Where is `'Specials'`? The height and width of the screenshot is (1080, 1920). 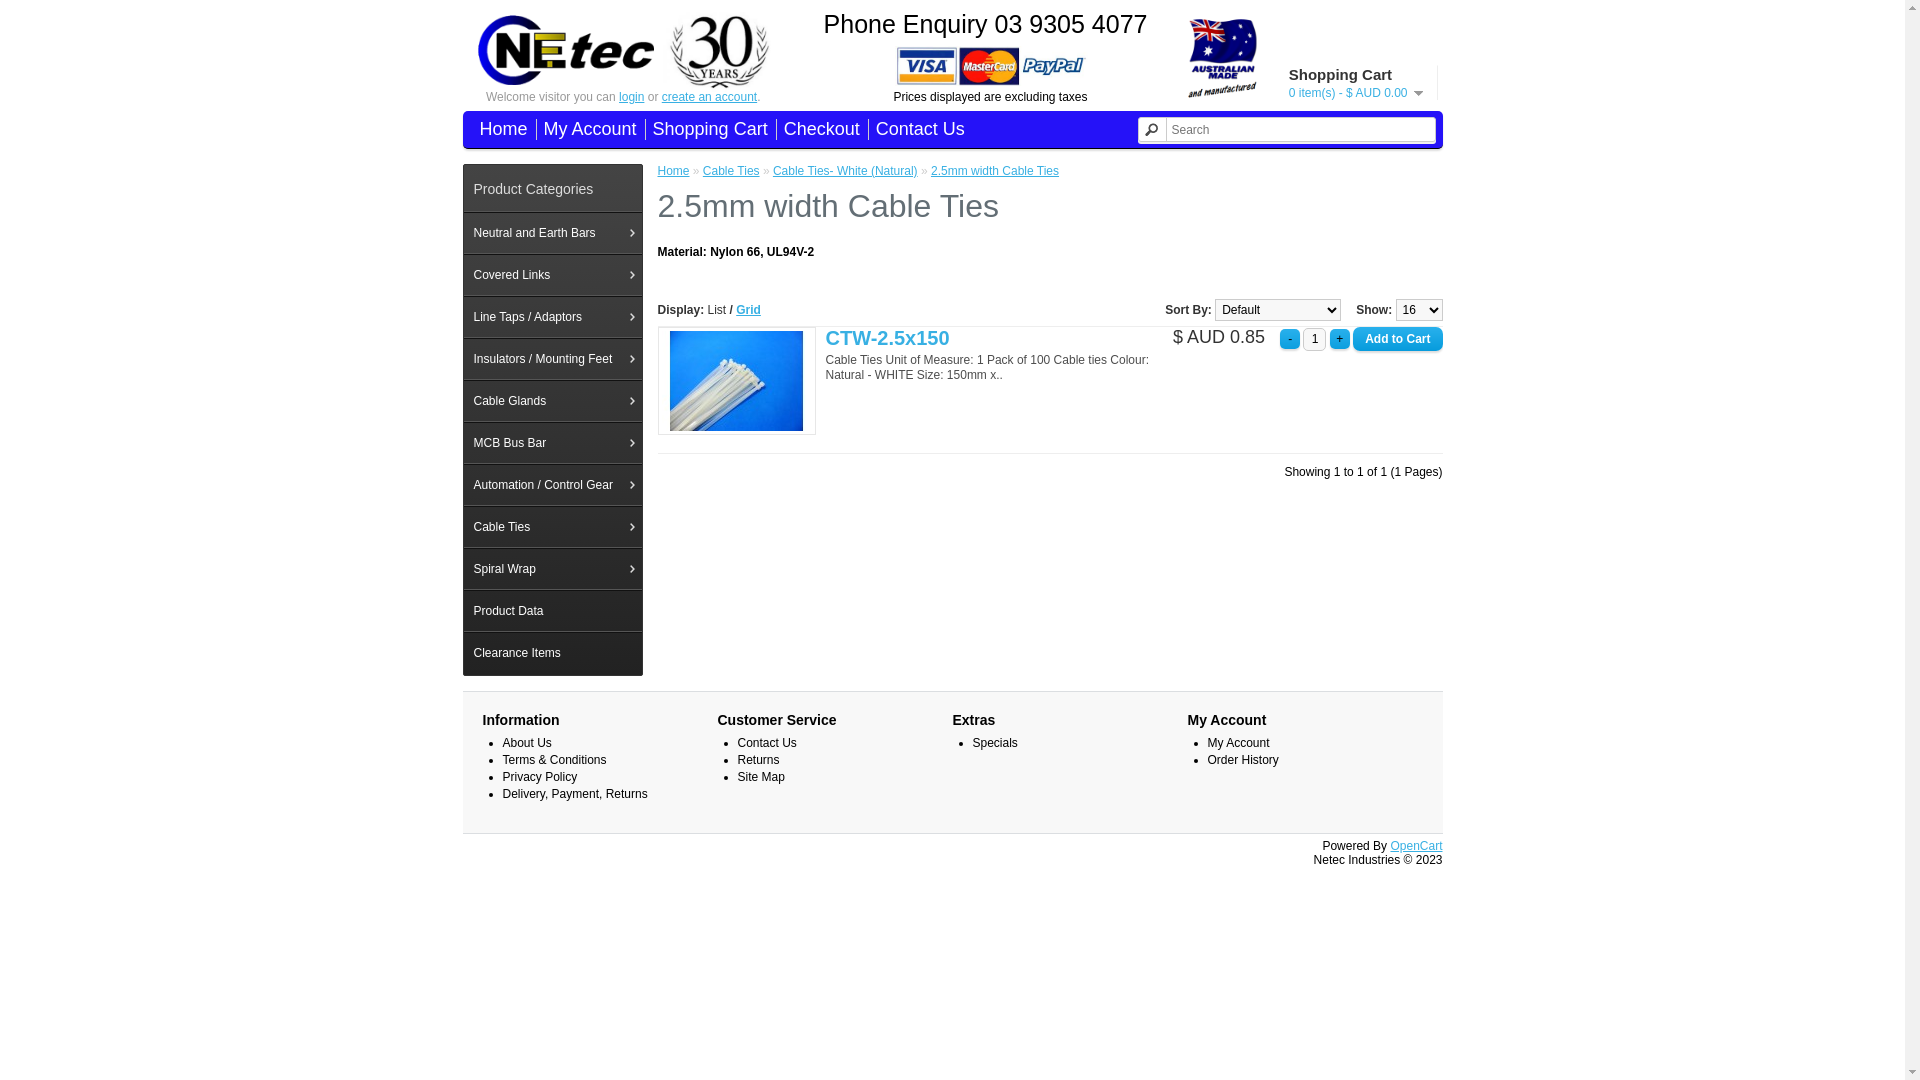 'Specials' is located at coordinates (994, 743).